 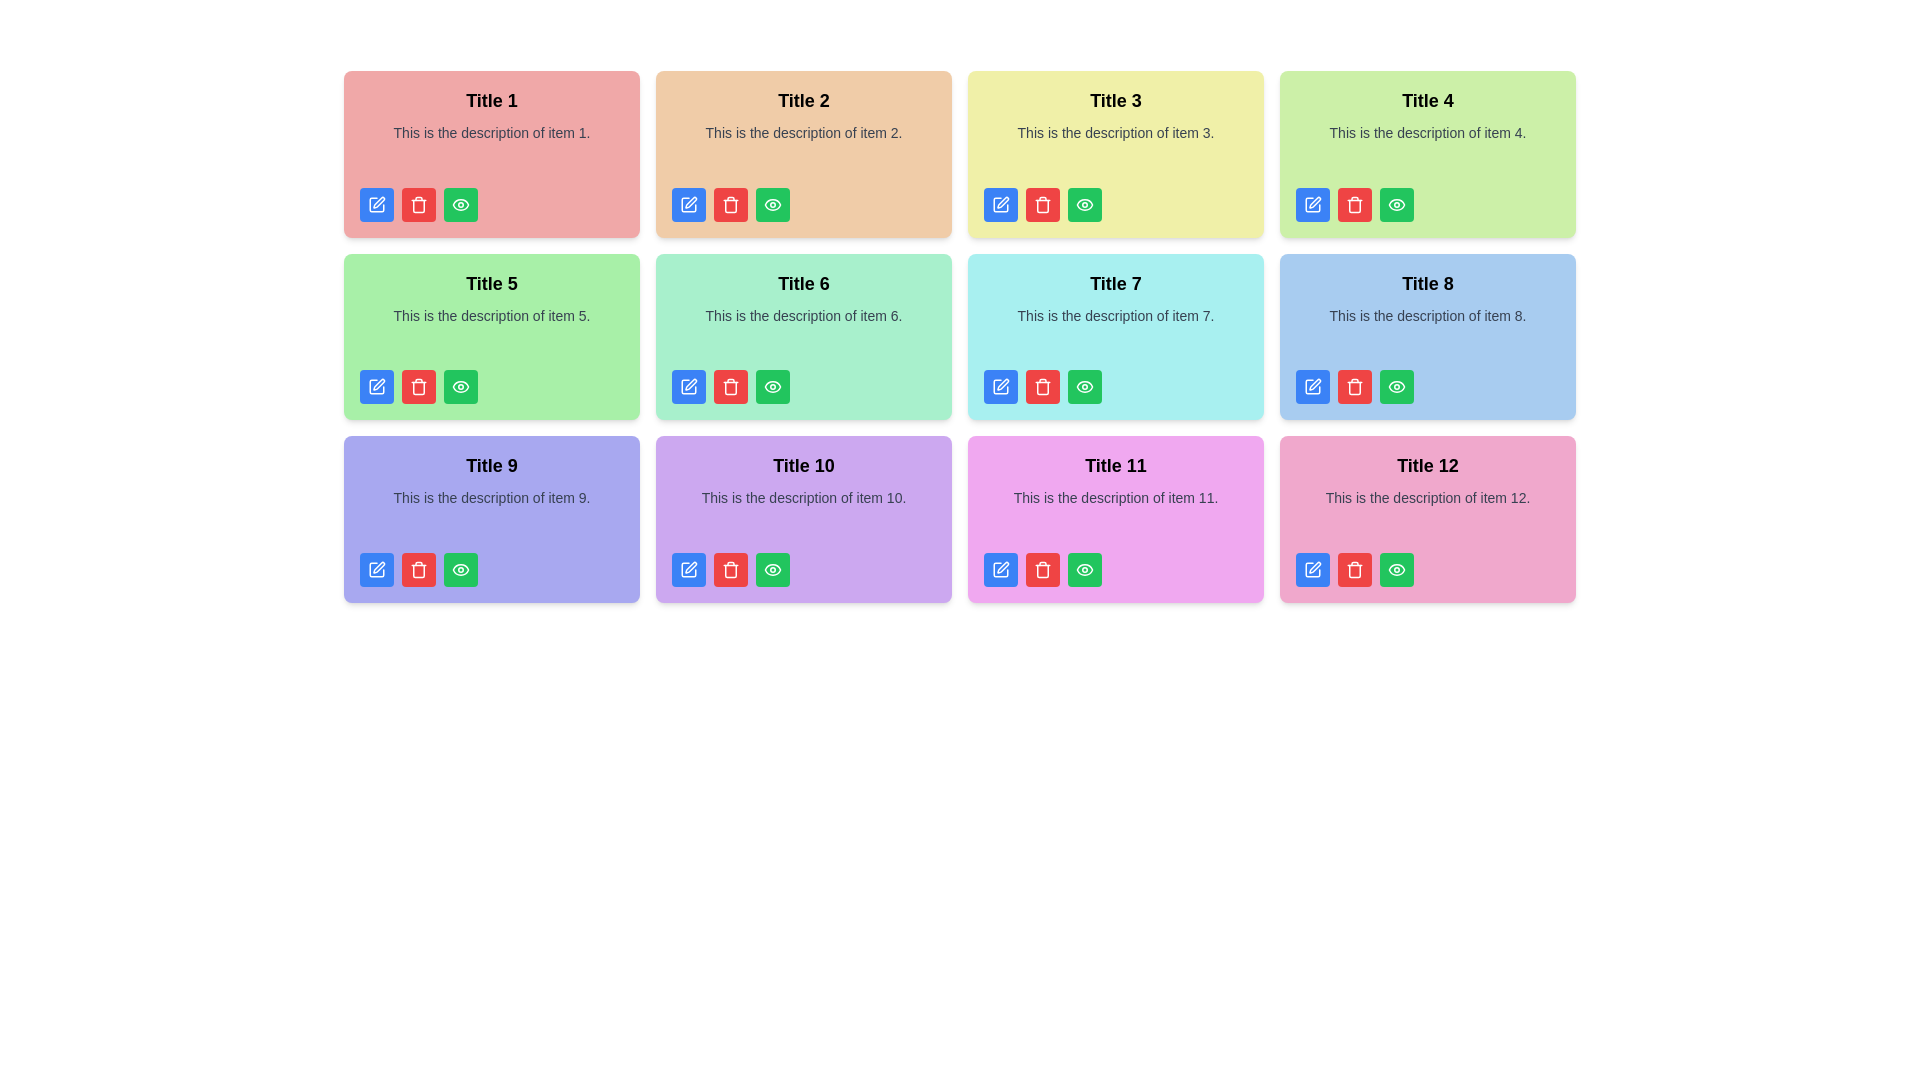 What do you see at coordinates (377, 569) in the screenshot?
I see `the blue icon-button resembling an open sheet with a pencil overlay located at the lower left corner of the card titled 'Title 9' to initiate the edit action` at bounding box center [377, 569].